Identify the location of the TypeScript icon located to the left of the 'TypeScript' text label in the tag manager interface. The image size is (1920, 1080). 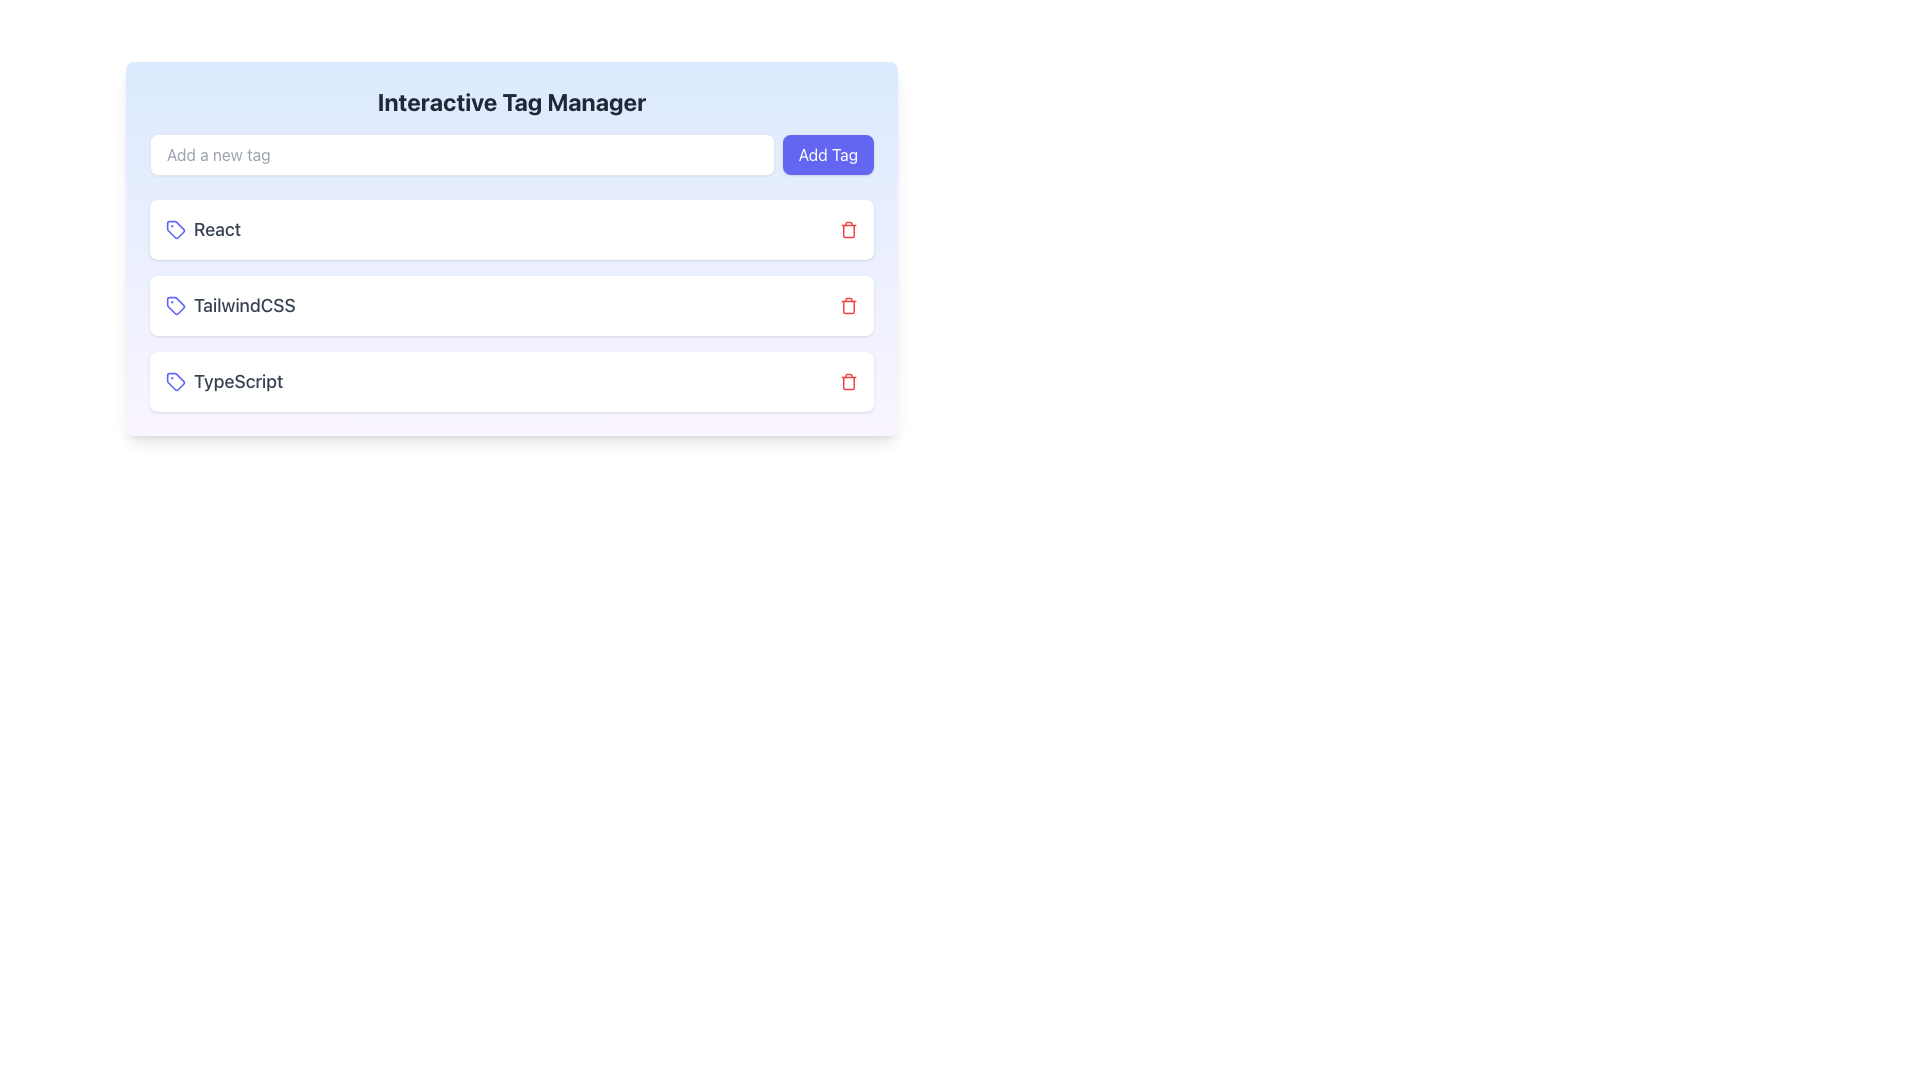
(176, 381).